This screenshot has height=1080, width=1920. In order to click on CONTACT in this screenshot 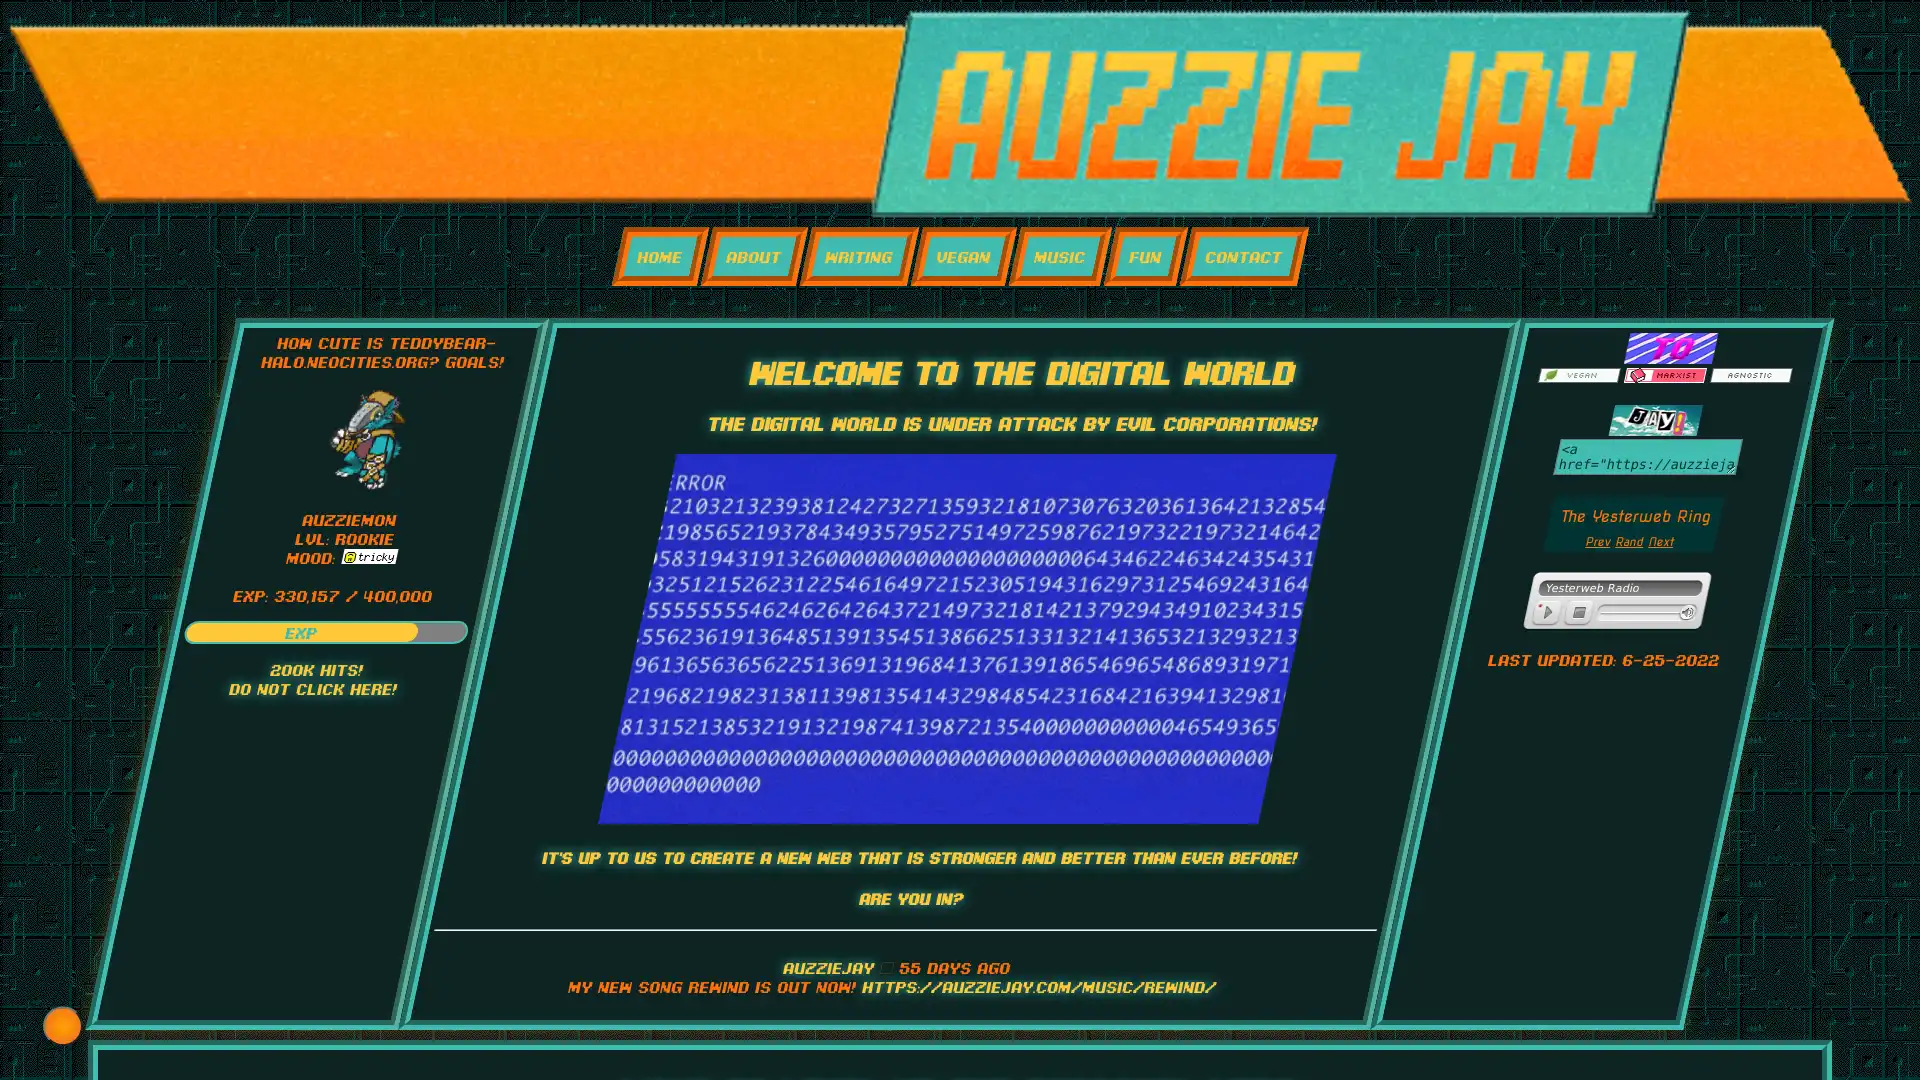, I will do `click(1242, 255)`.